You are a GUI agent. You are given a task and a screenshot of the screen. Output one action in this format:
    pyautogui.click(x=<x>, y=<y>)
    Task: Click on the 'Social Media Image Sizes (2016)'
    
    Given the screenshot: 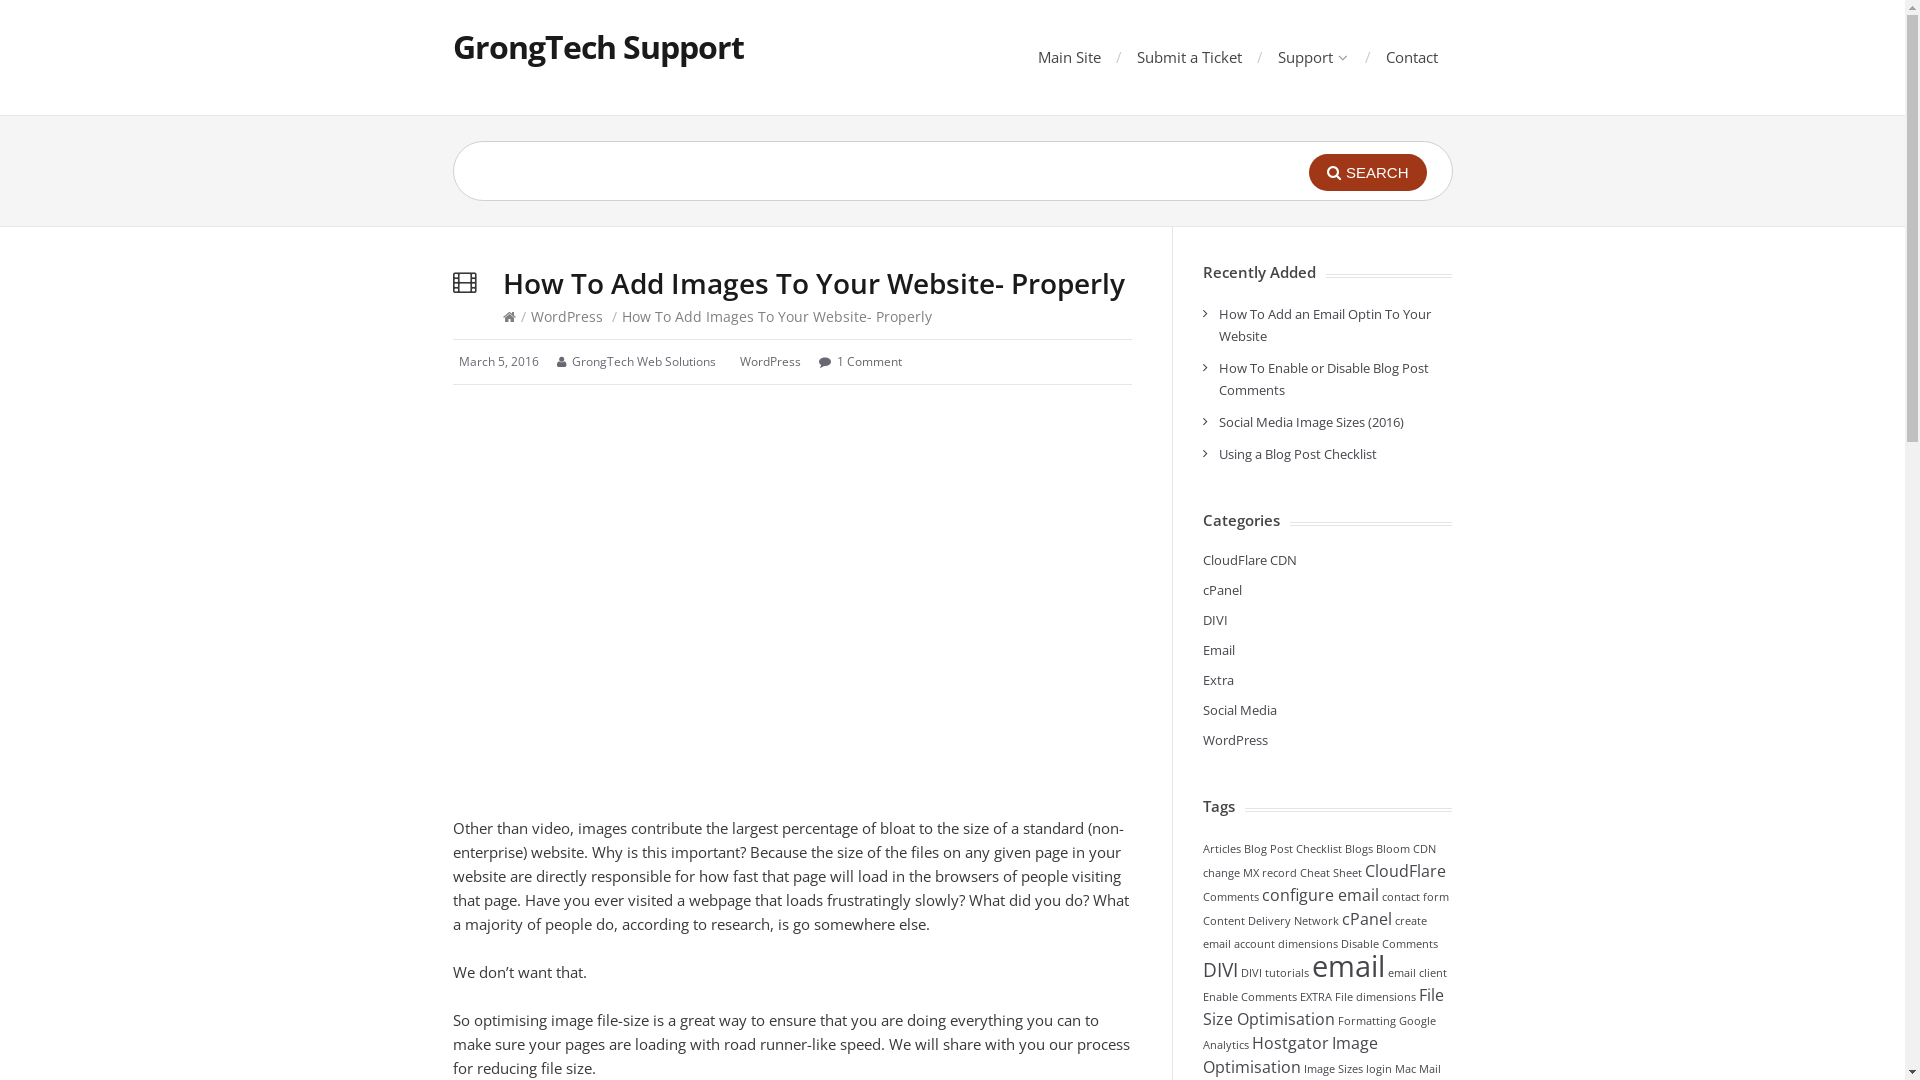 What is the action you would take?
    pyautogui.click(x=1310, y=420)
    